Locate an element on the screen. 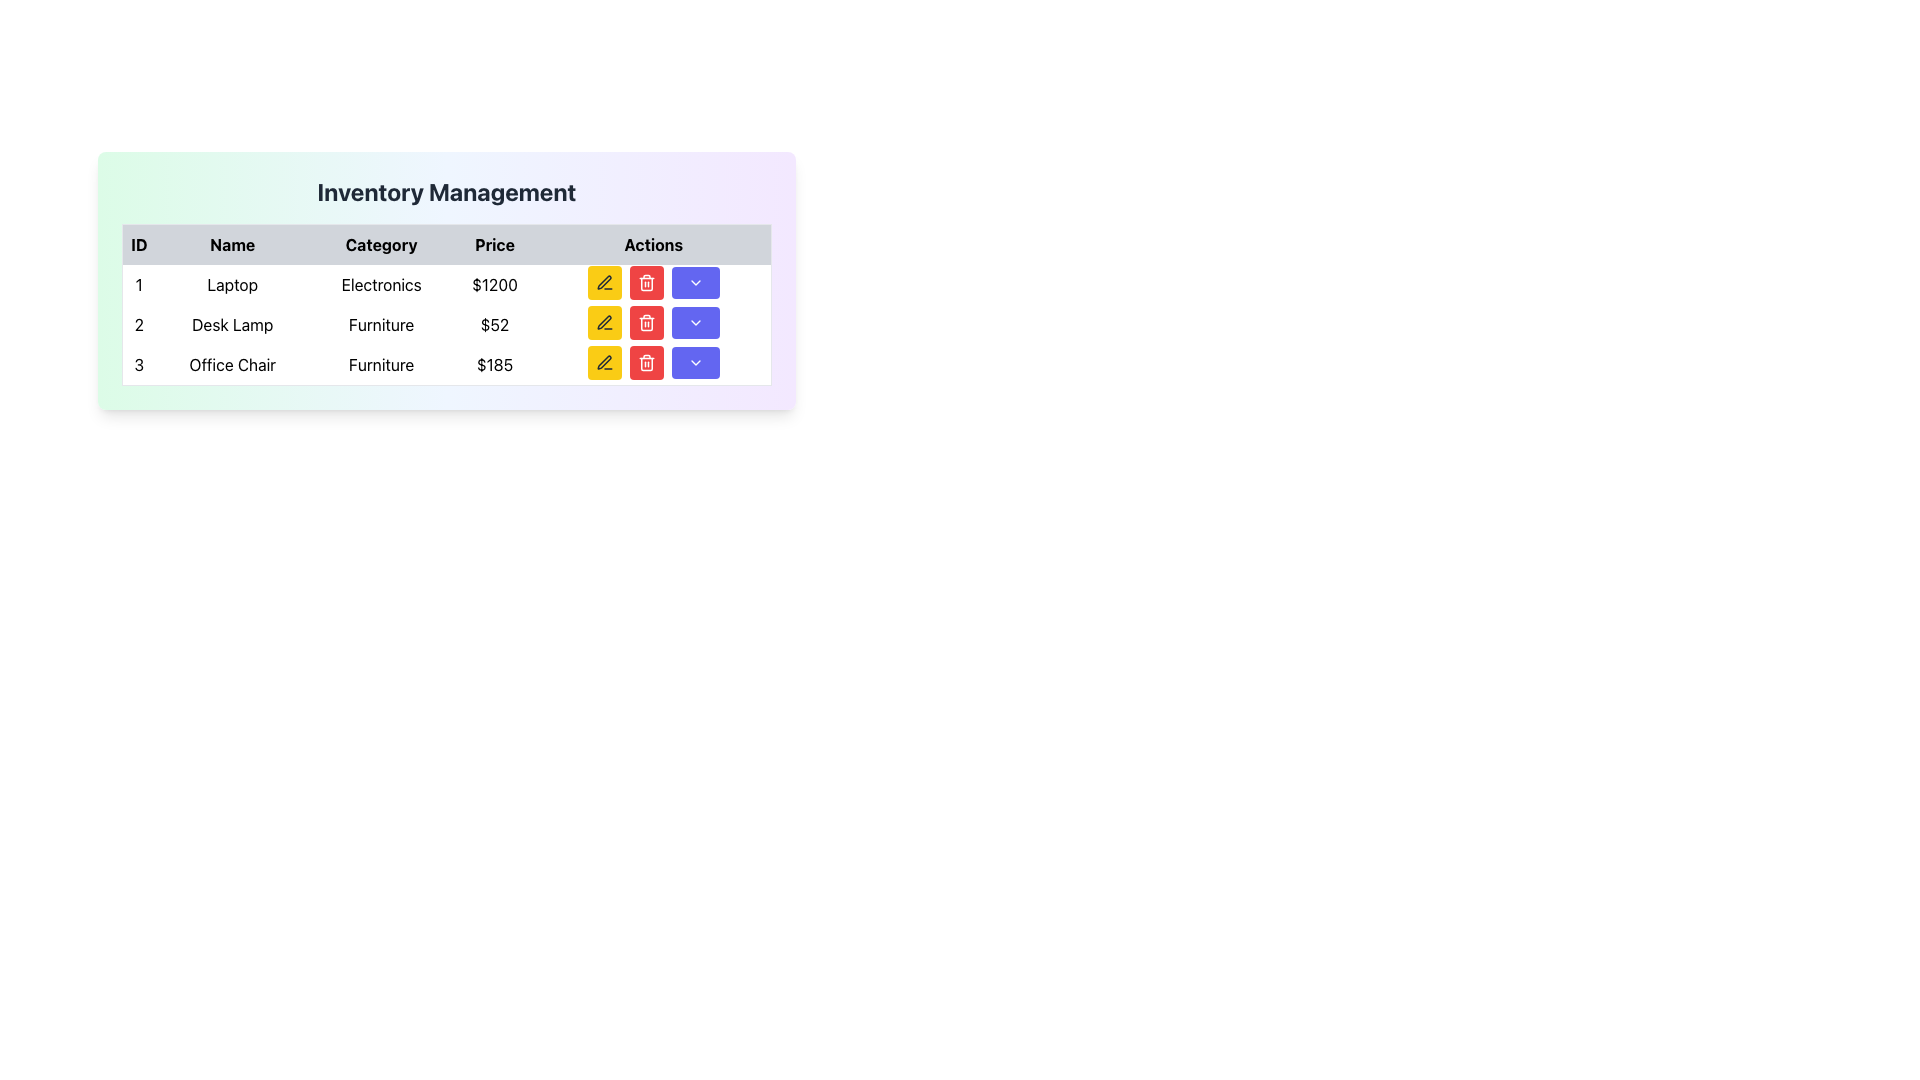 The image size is (1920, 1080). the dropdown toggle button located in the last column of the second row in the 'Actions' section of the table is located at coordinates (695, 322).